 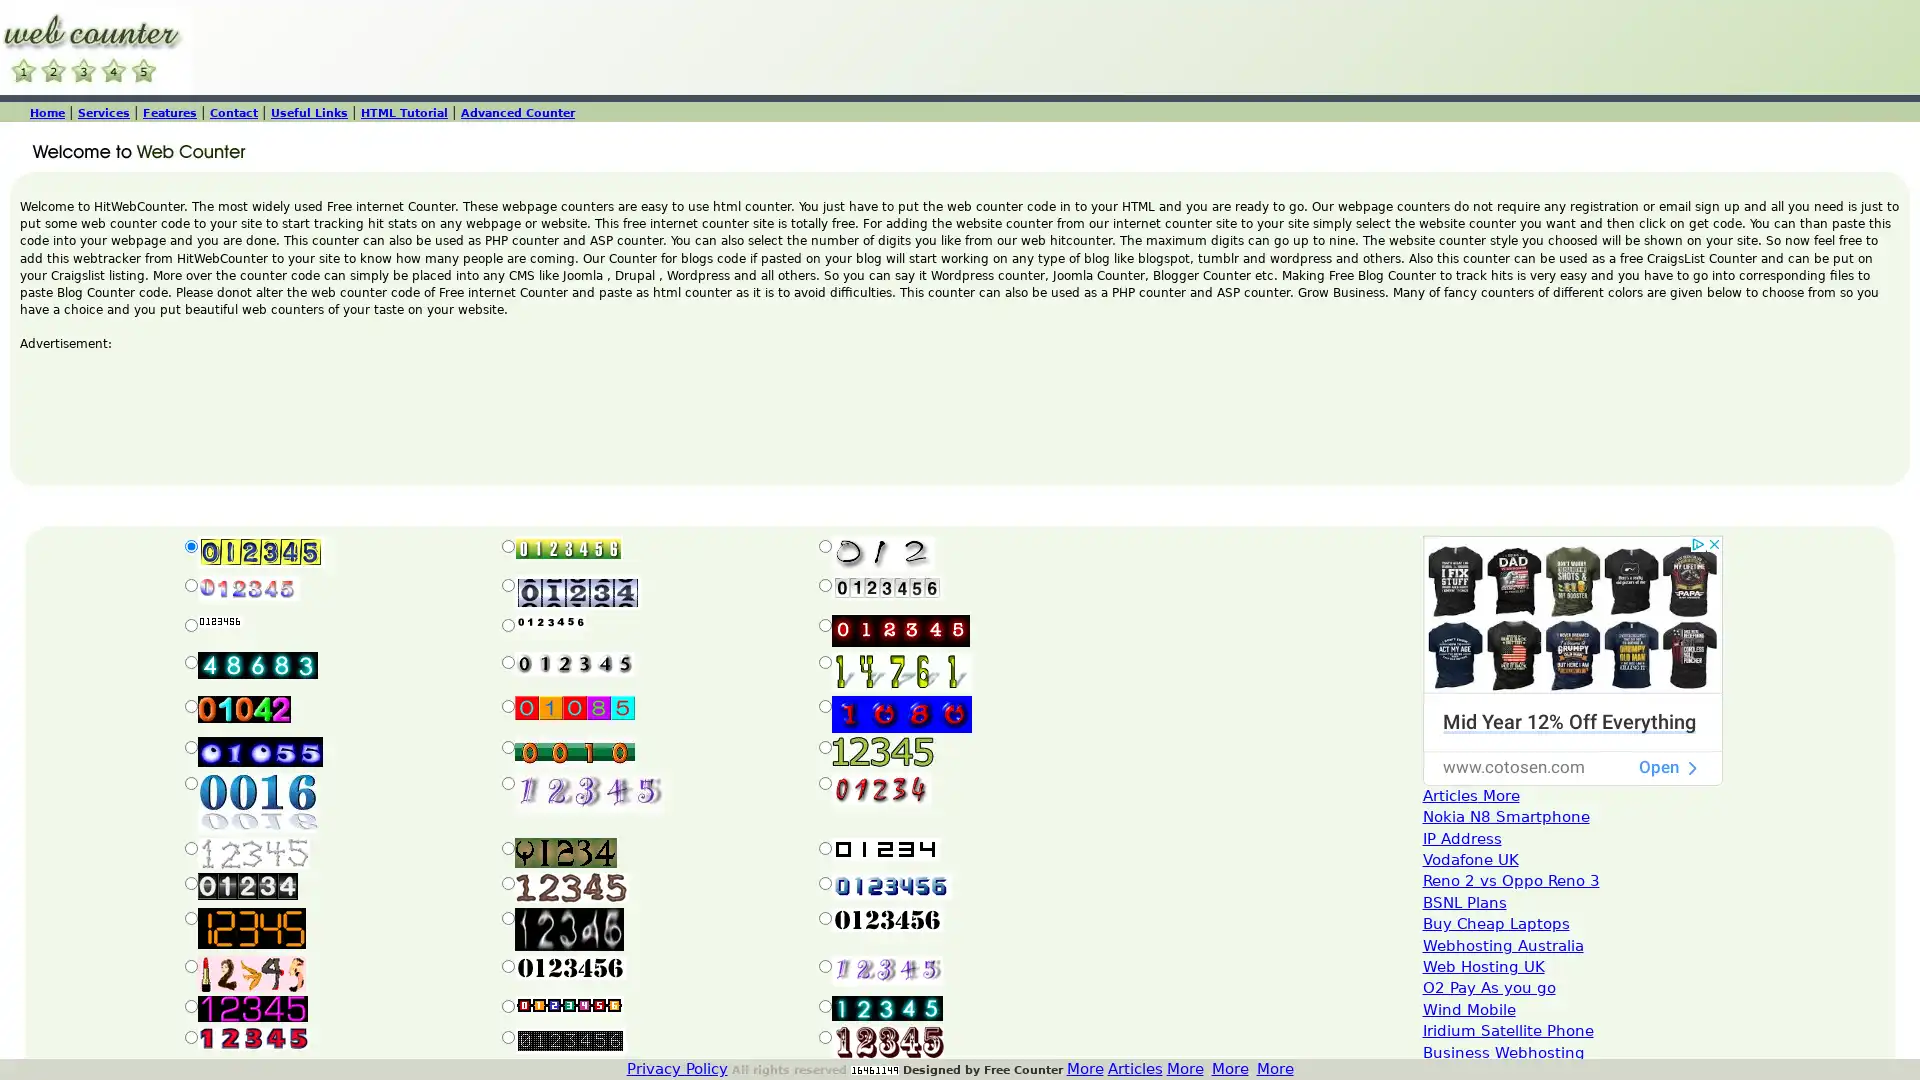 What do you see at coordinates (570, 886) in the screenshot?
I see `Submit` at bounding box center [570, 886].